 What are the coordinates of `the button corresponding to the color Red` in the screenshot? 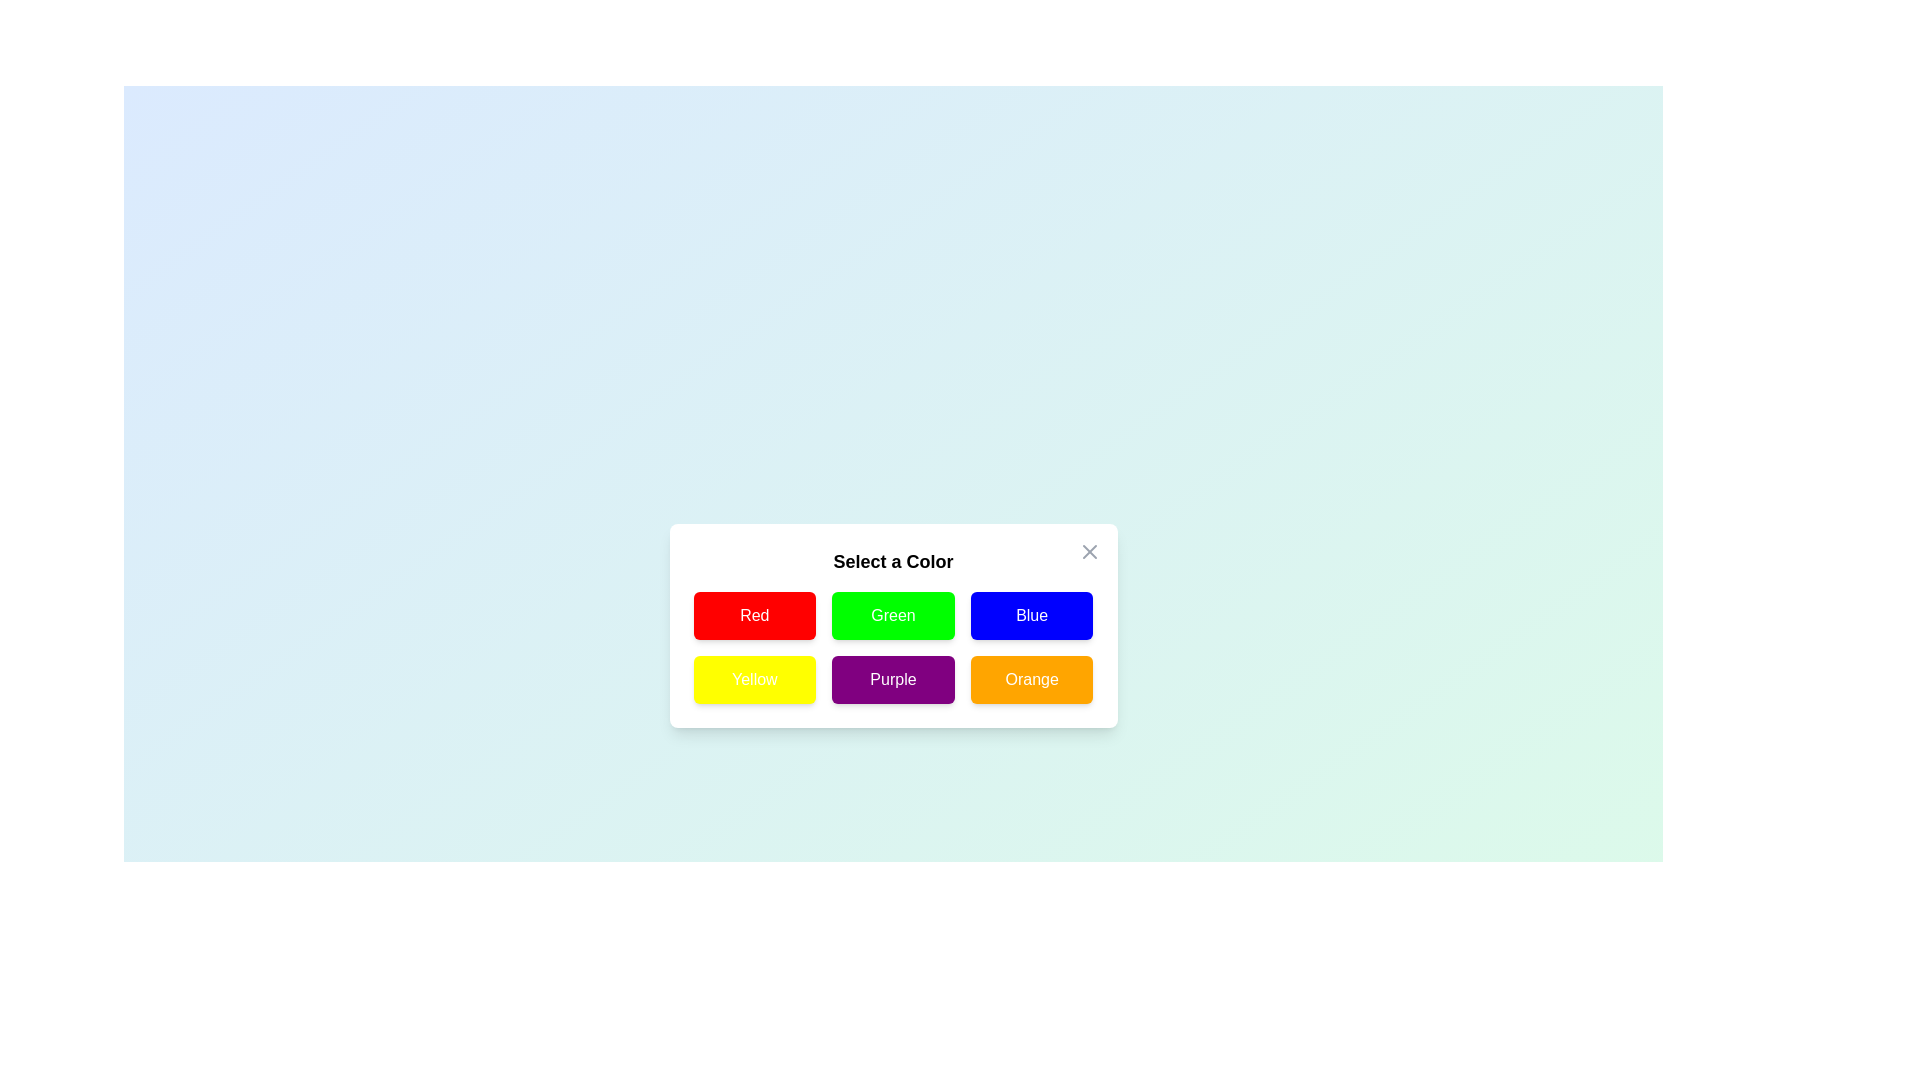 It's located at (753, 615).